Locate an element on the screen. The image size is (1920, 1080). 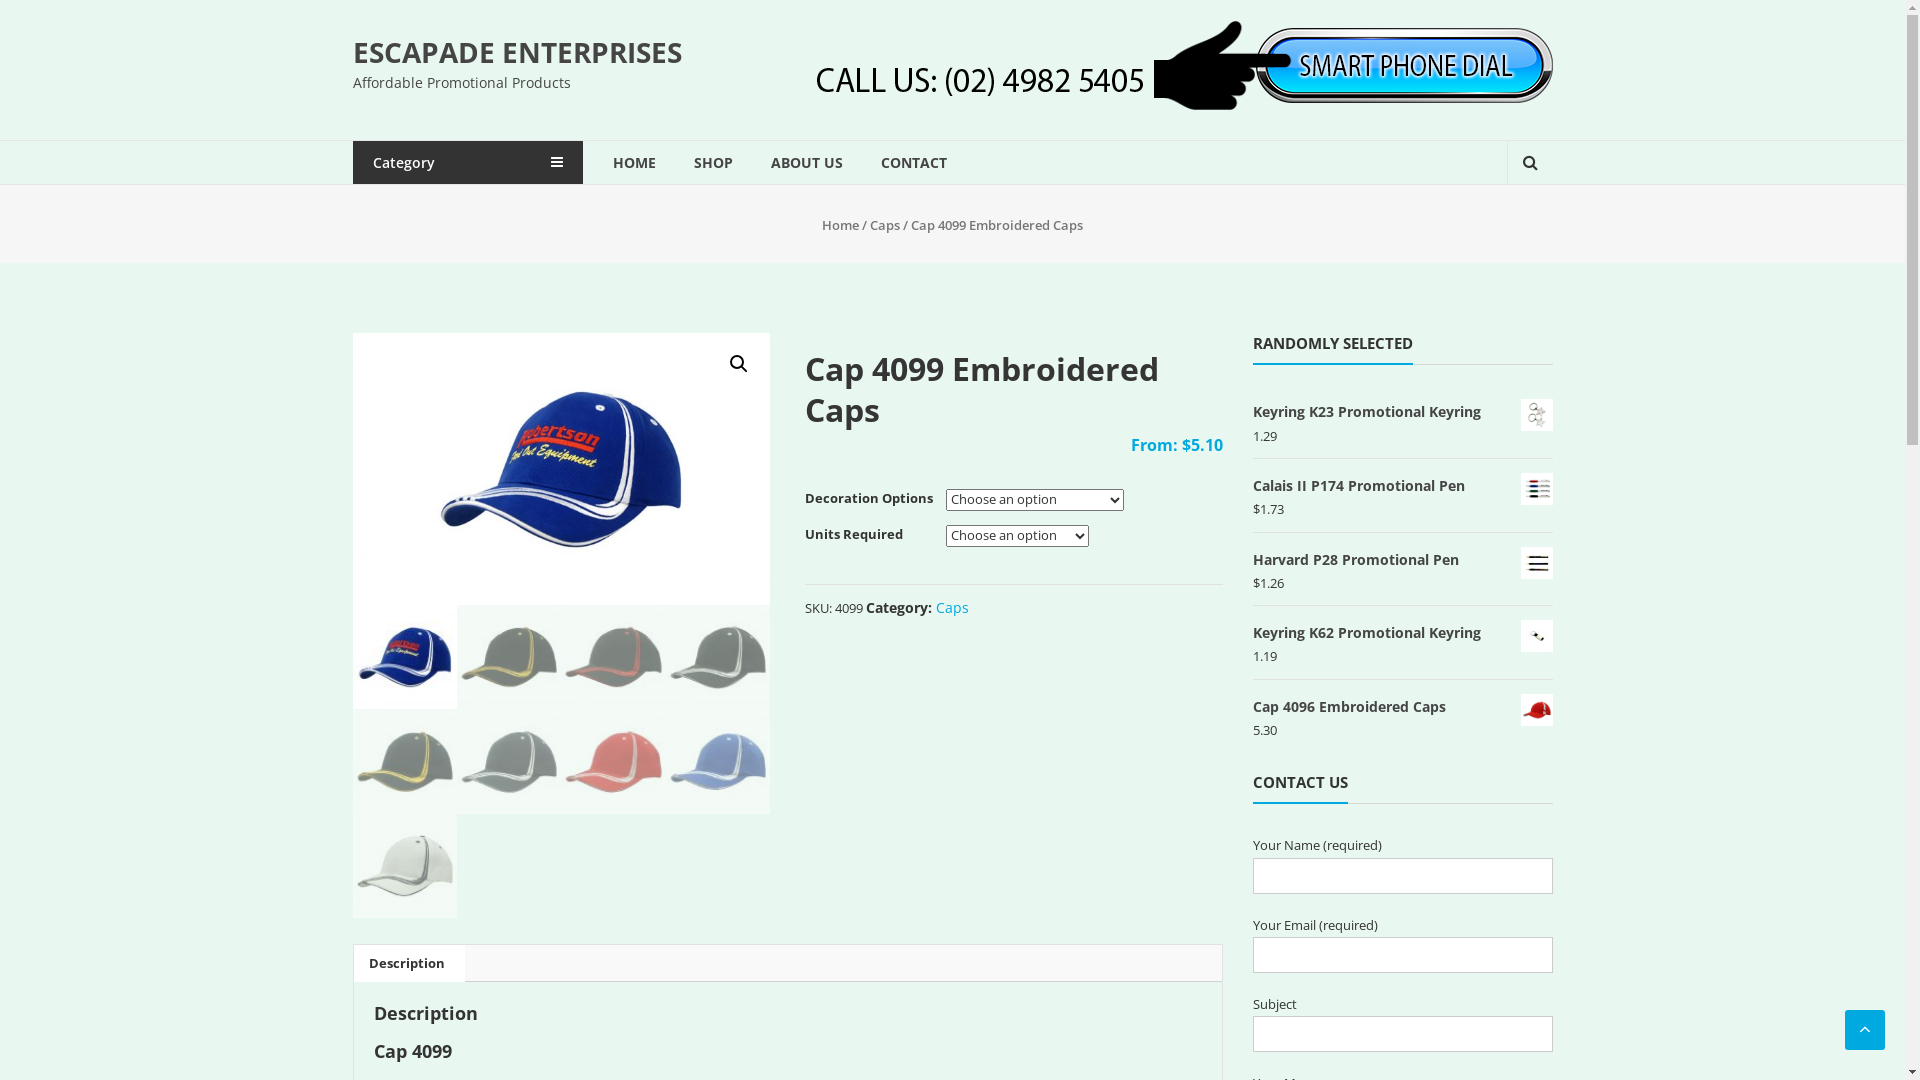
'Description' is located at coordinates (405, 962).